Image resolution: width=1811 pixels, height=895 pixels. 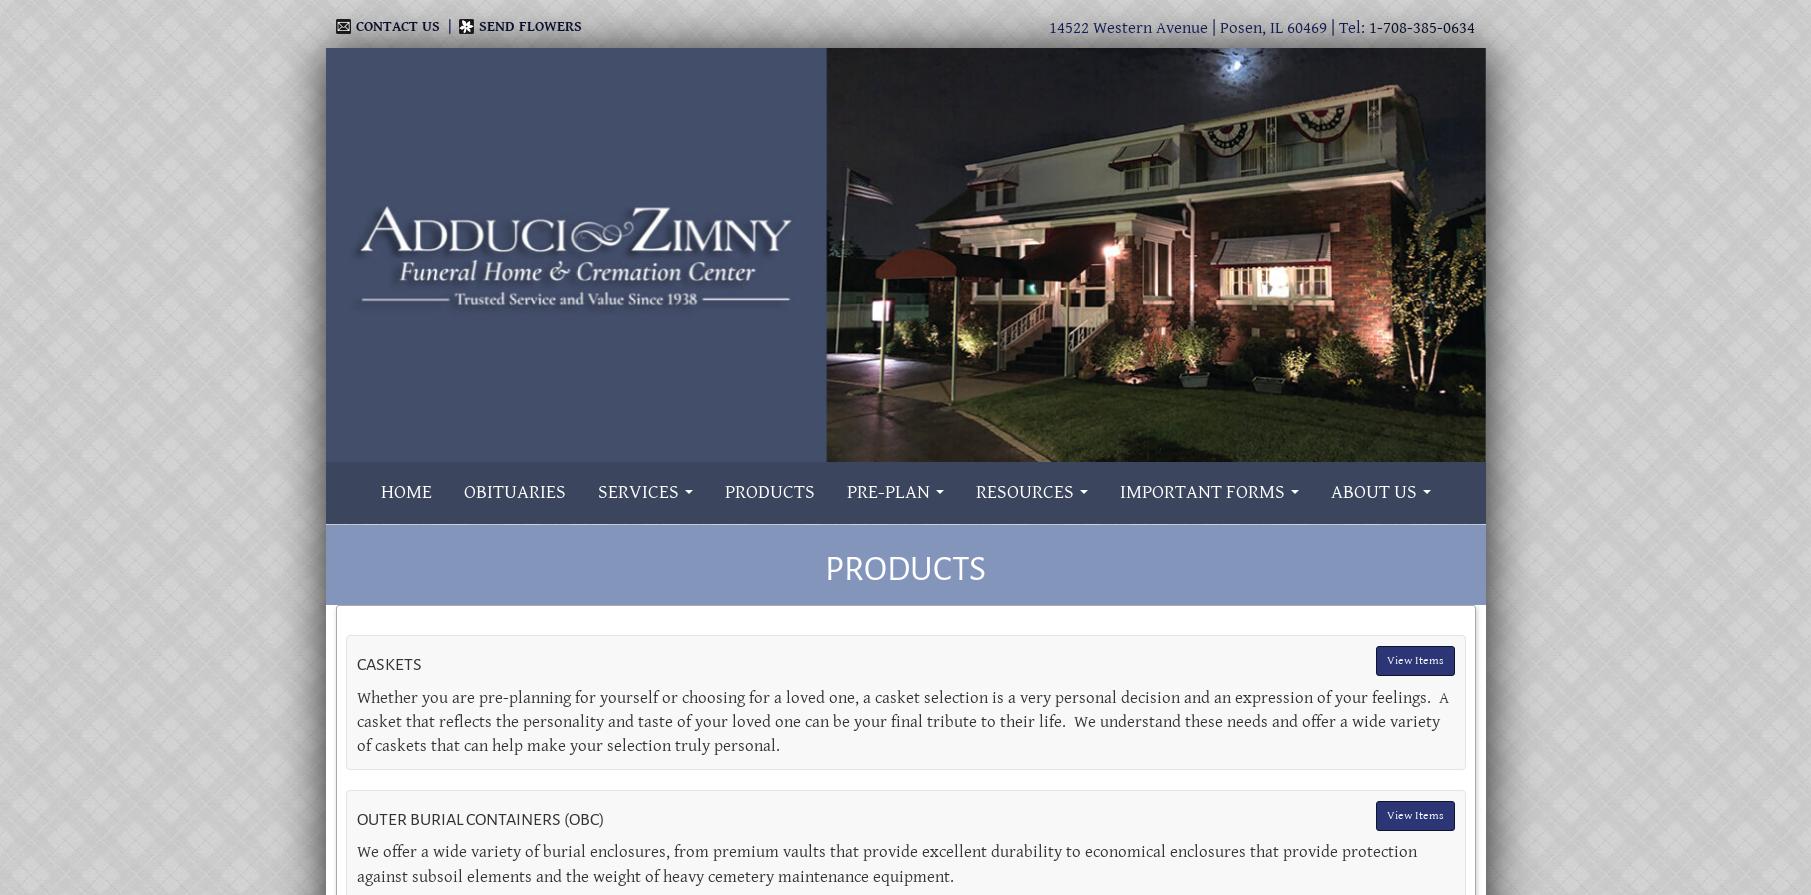 What do you see at coordinates (355, 818) in the screenshot?
I see `'Outer Burial Containers (OBC)'` at bounding box center [355, 818].